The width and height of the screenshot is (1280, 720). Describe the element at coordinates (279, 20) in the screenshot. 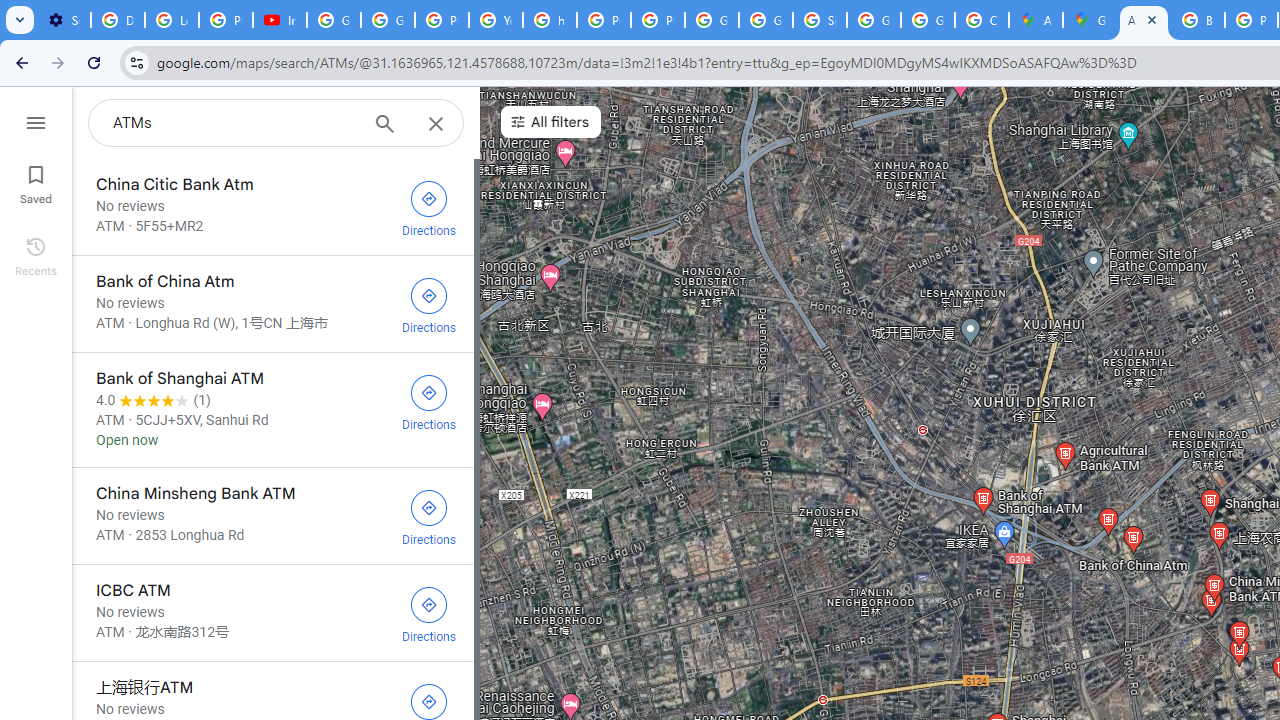

I see `'Introduction | Google Privacy Policy - YouTube'` at that location.